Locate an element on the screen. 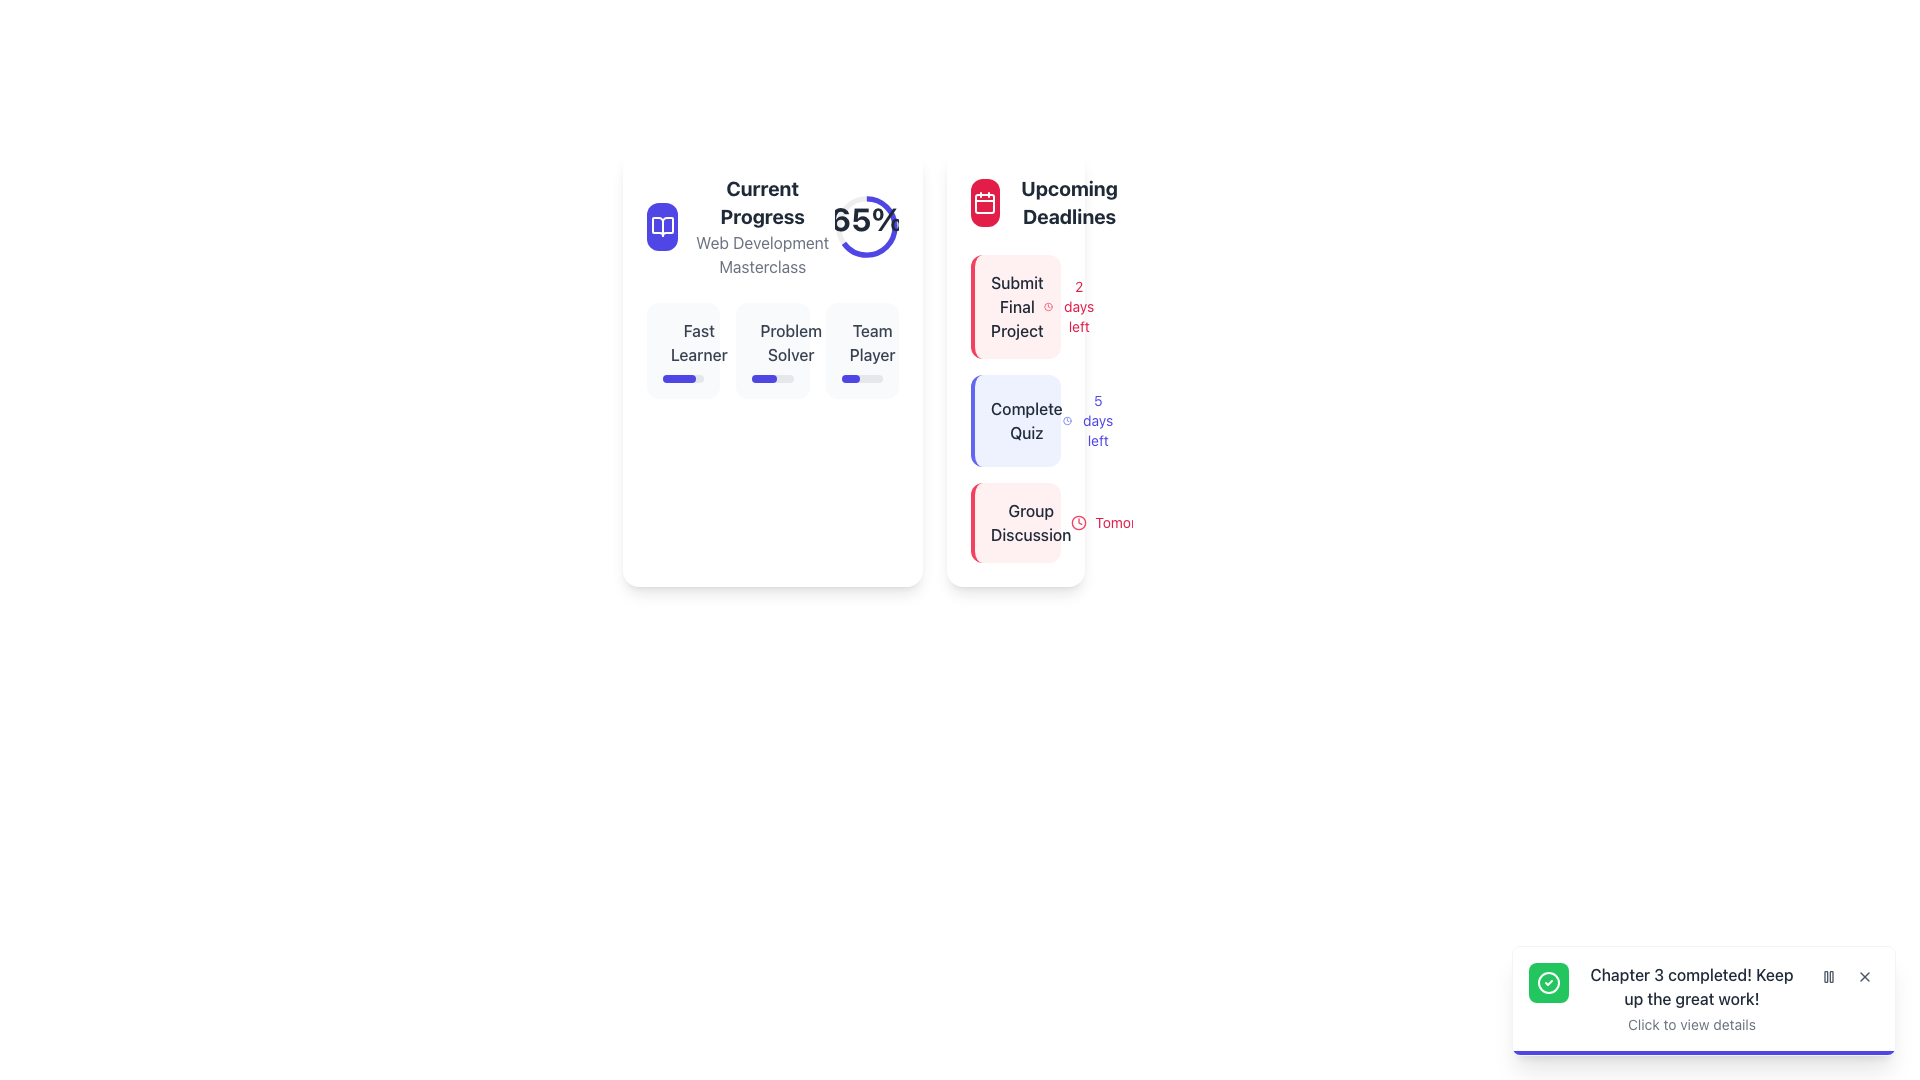 This screenshot has width=1920, height=1080. the 'Tomorrow' text label, which indicates the time frame for an event, located in the 'Upcoming Deadlines' card, positioned to the right of the clock icon and under the 'Group Discussion' entry is located at coordinates (1127, 522).